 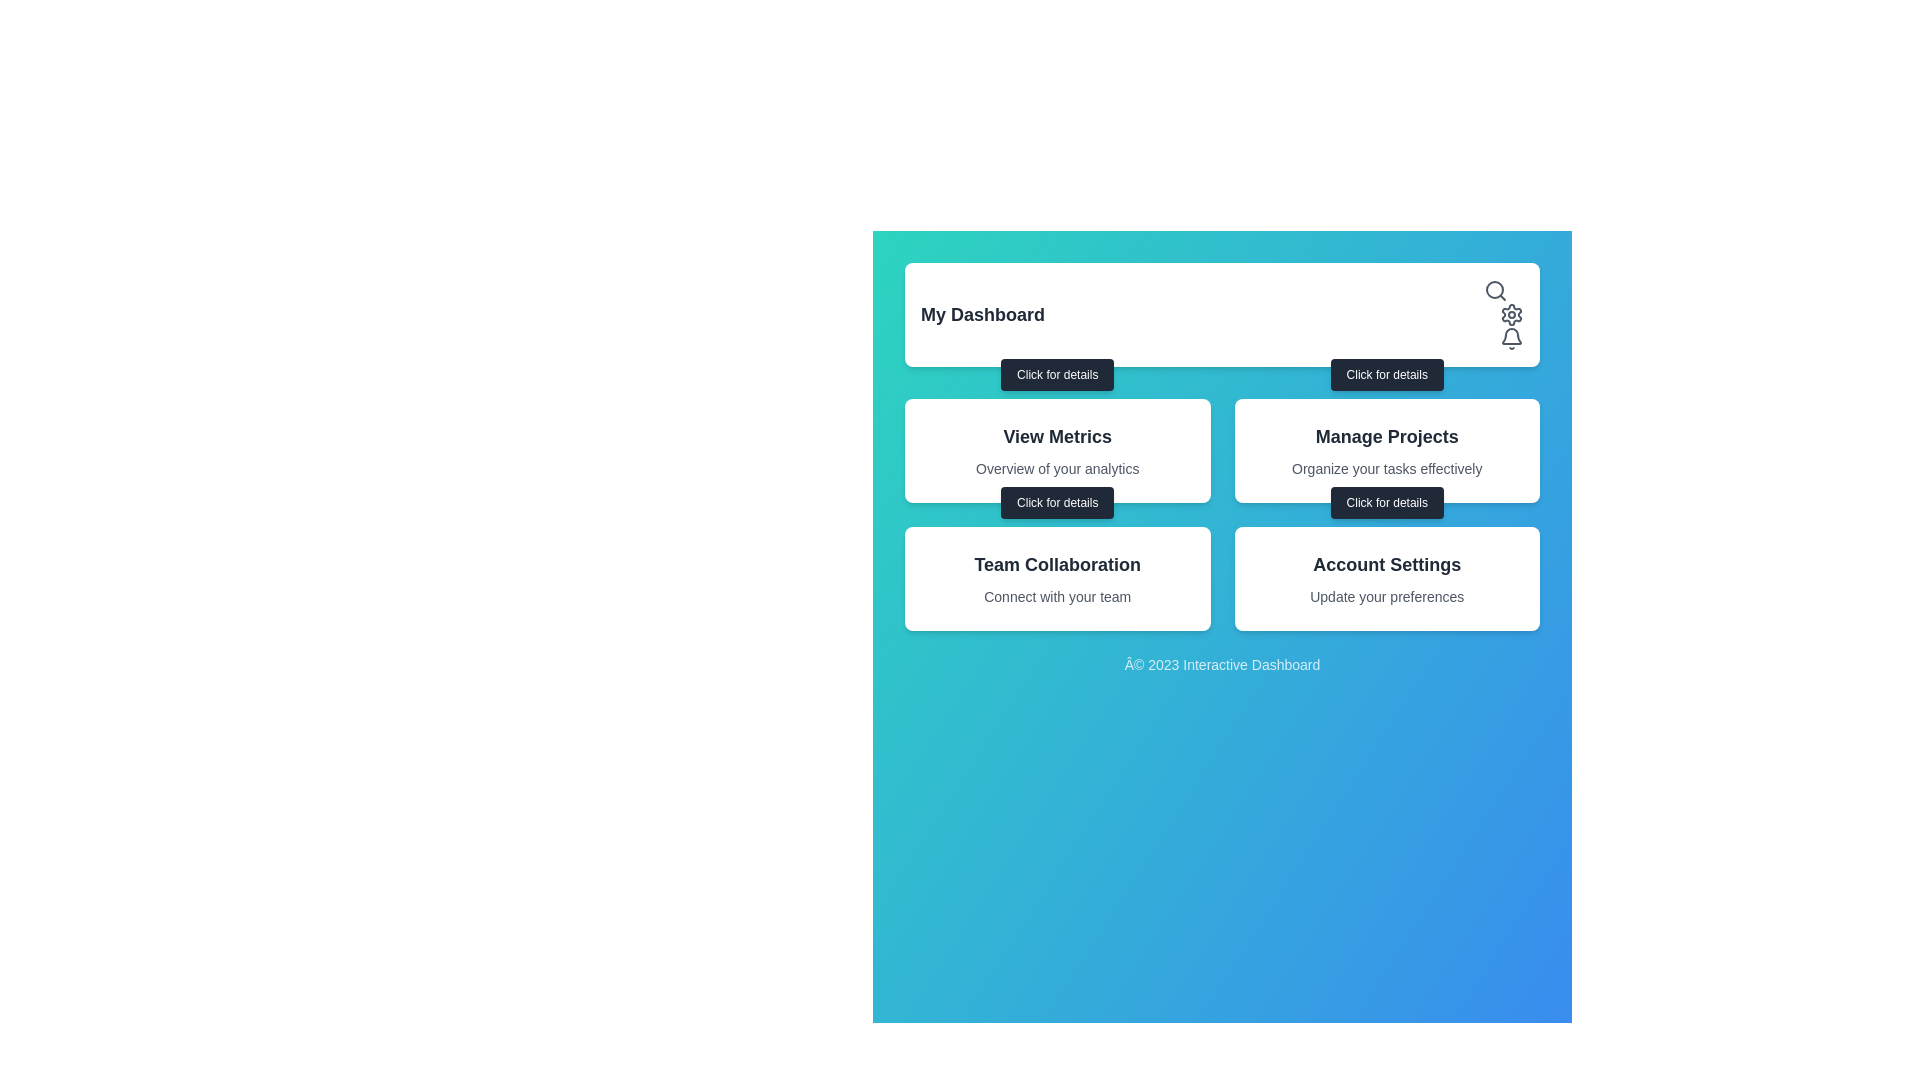 What do you see at coordinates (1512, 315) in the screenshot?
I see `the settings icon button located in the upper right corner of the interface, positioned between the search icon and the notification bell icon` at bounding box center [1512, 315].